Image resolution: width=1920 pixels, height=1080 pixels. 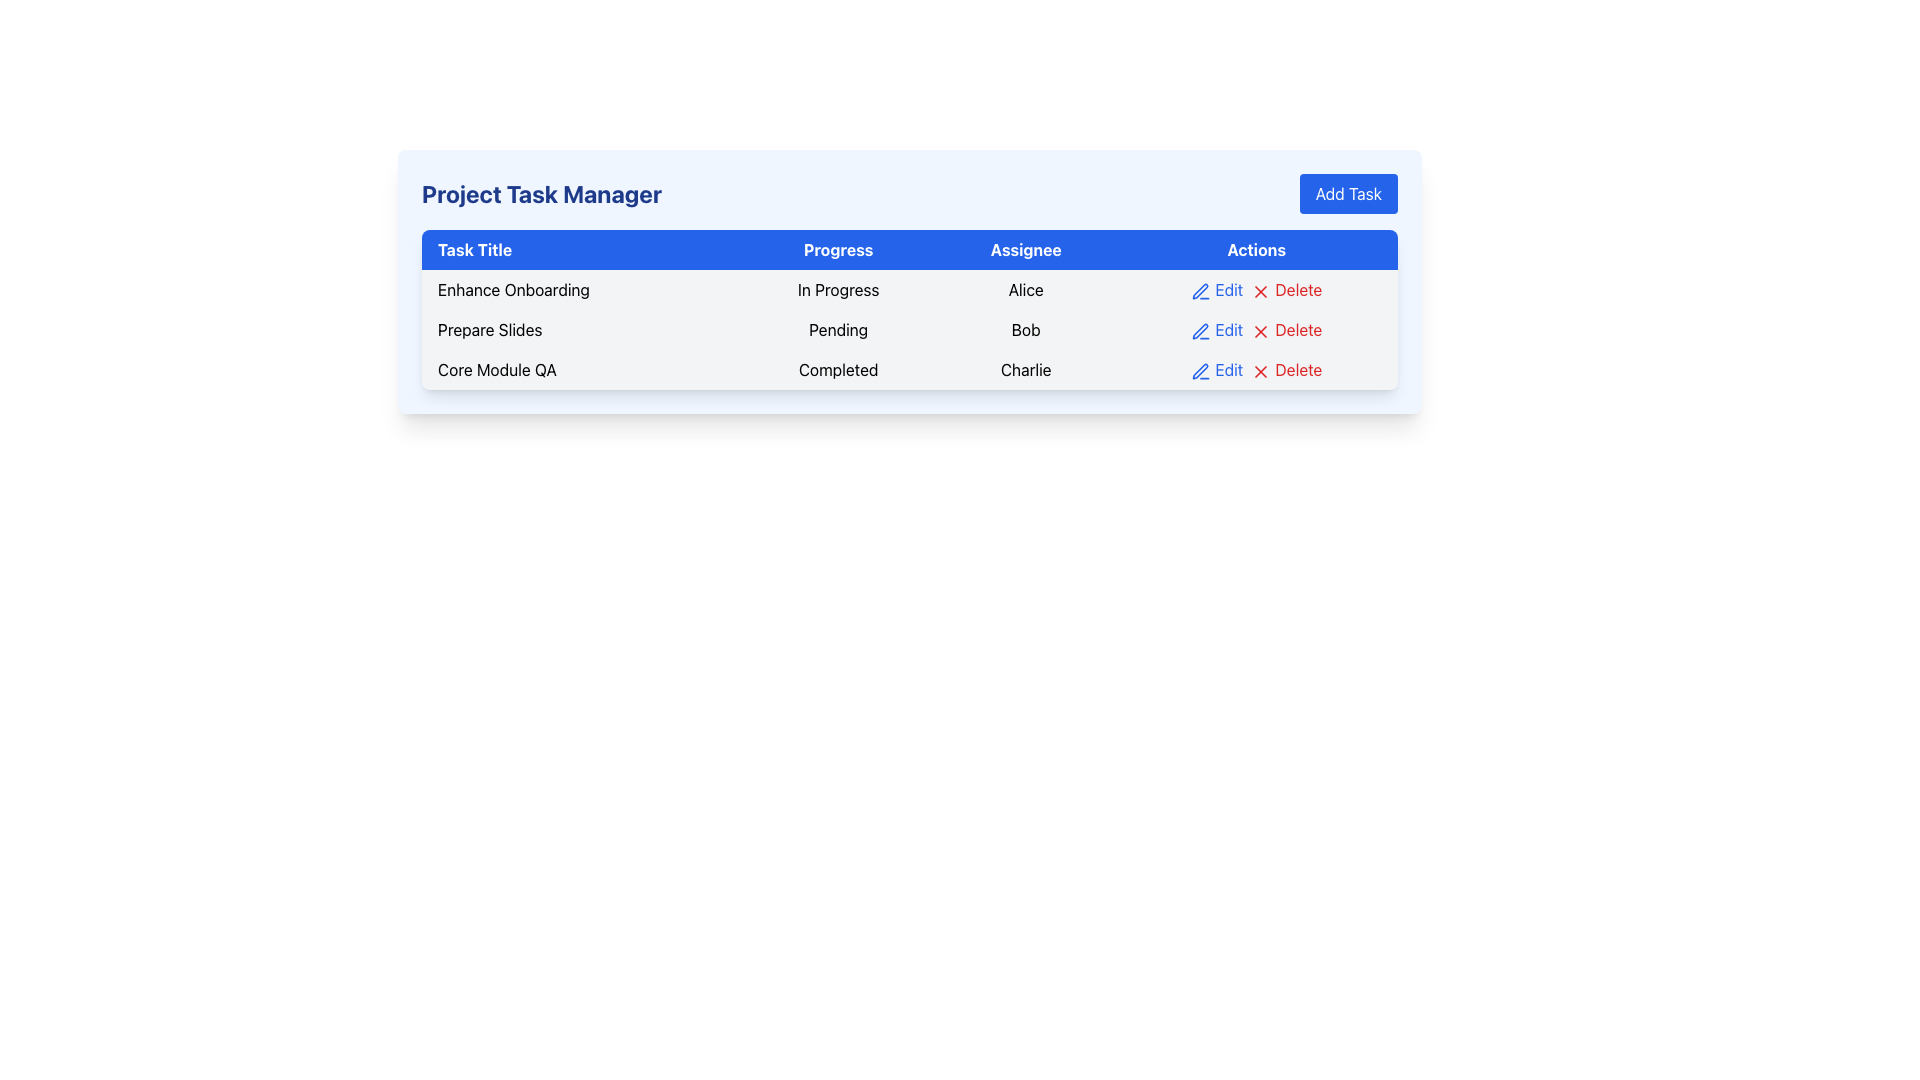 What do you see at coordinates (1260, 371) in the screenshot?
I see `the red 'X' delete icon located in the 'Actions' column under the row for the task 'Core Module QA'` at bounding box center [1260, 371].